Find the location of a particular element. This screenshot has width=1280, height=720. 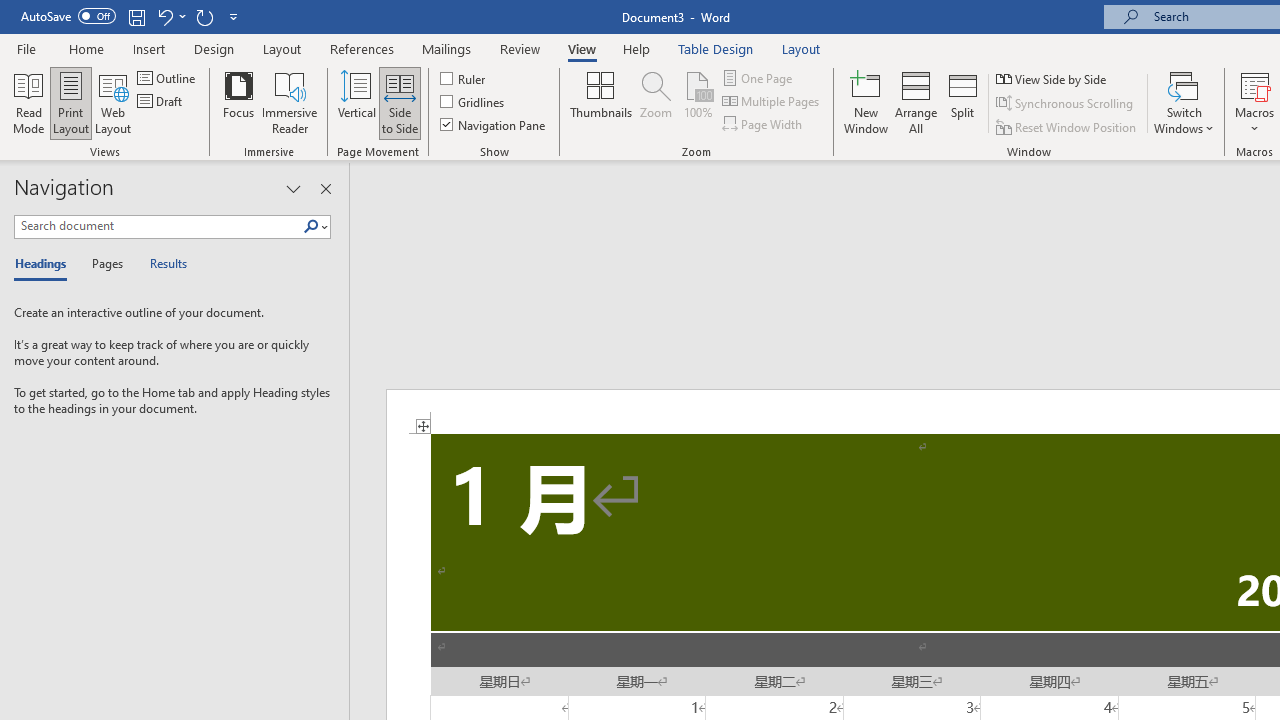

'Gridlines' is located at coordinates (472, 101).